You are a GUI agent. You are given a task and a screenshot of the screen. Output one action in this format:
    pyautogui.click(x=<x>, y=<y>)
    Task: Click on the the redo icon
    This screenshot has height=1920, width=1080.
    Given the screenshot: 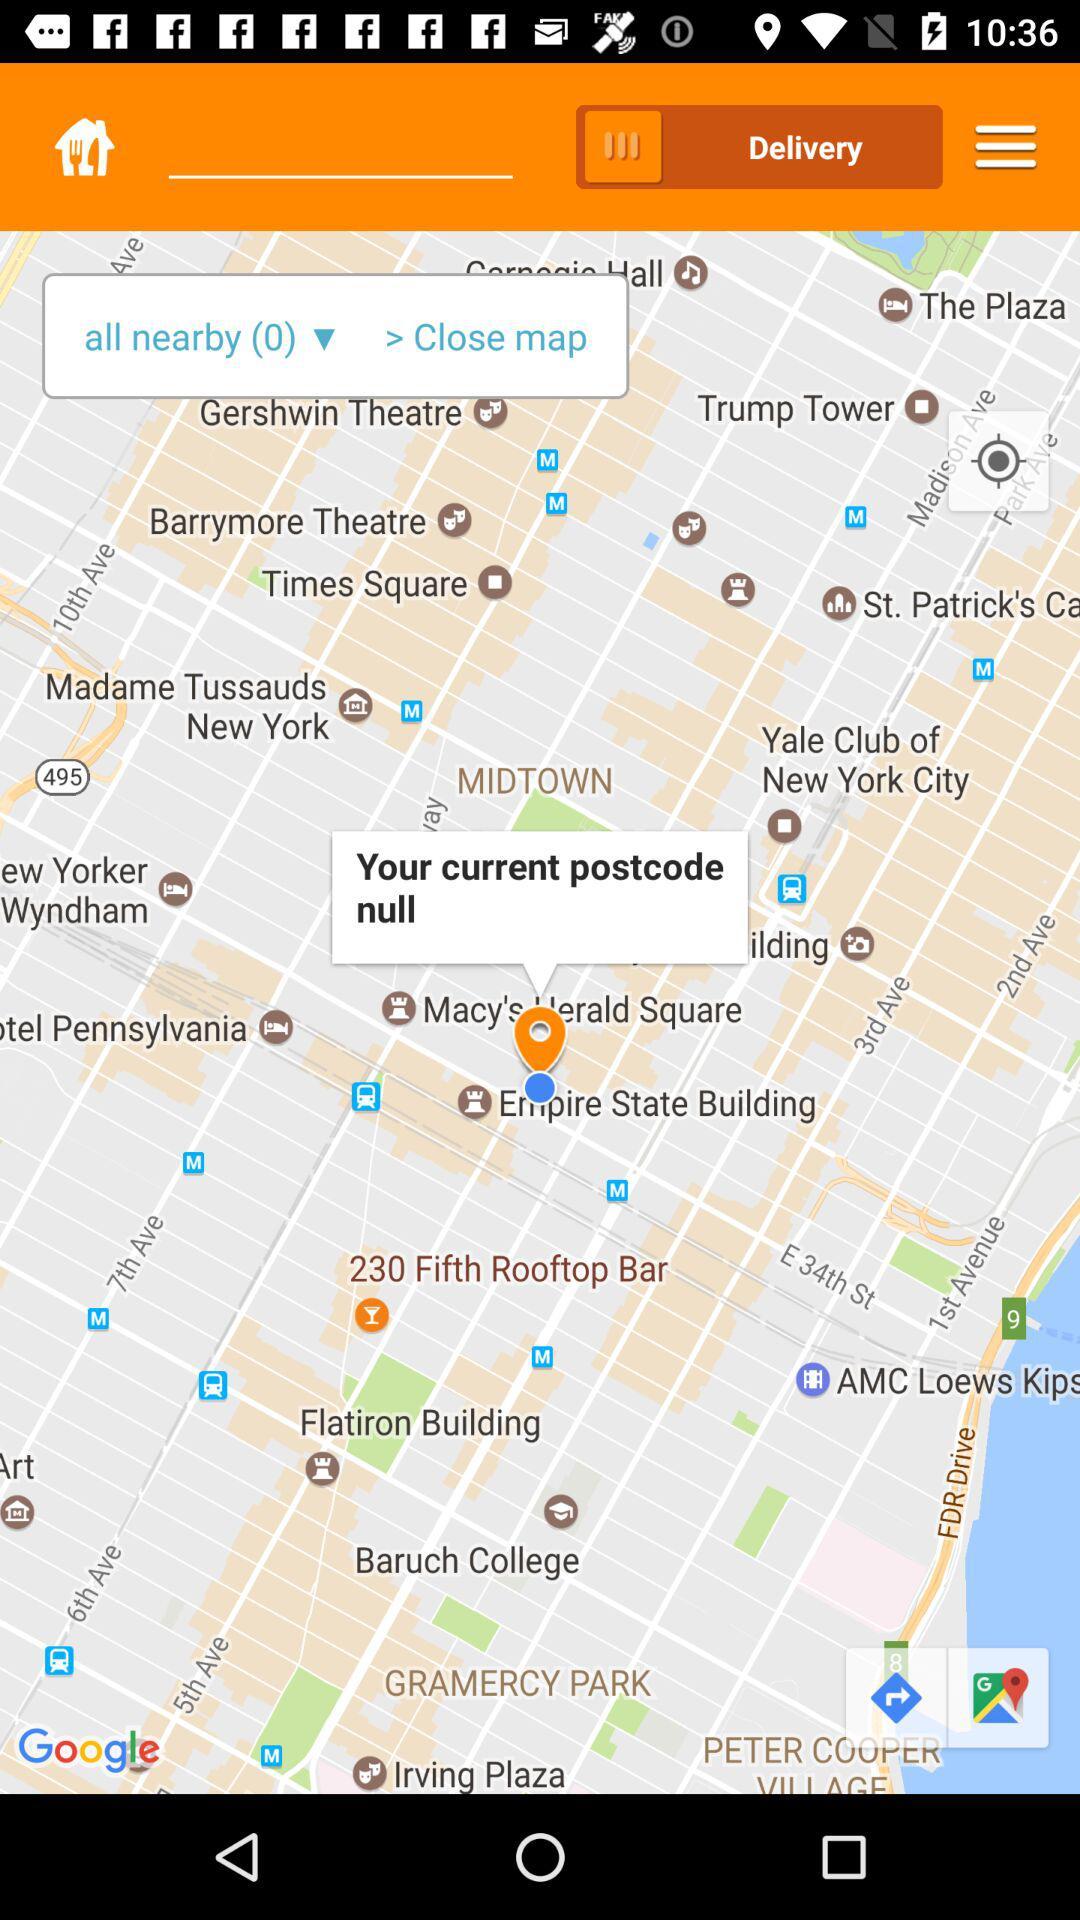 What is the action you would take?
    pyautogui.click(x=893, y=1698)
    